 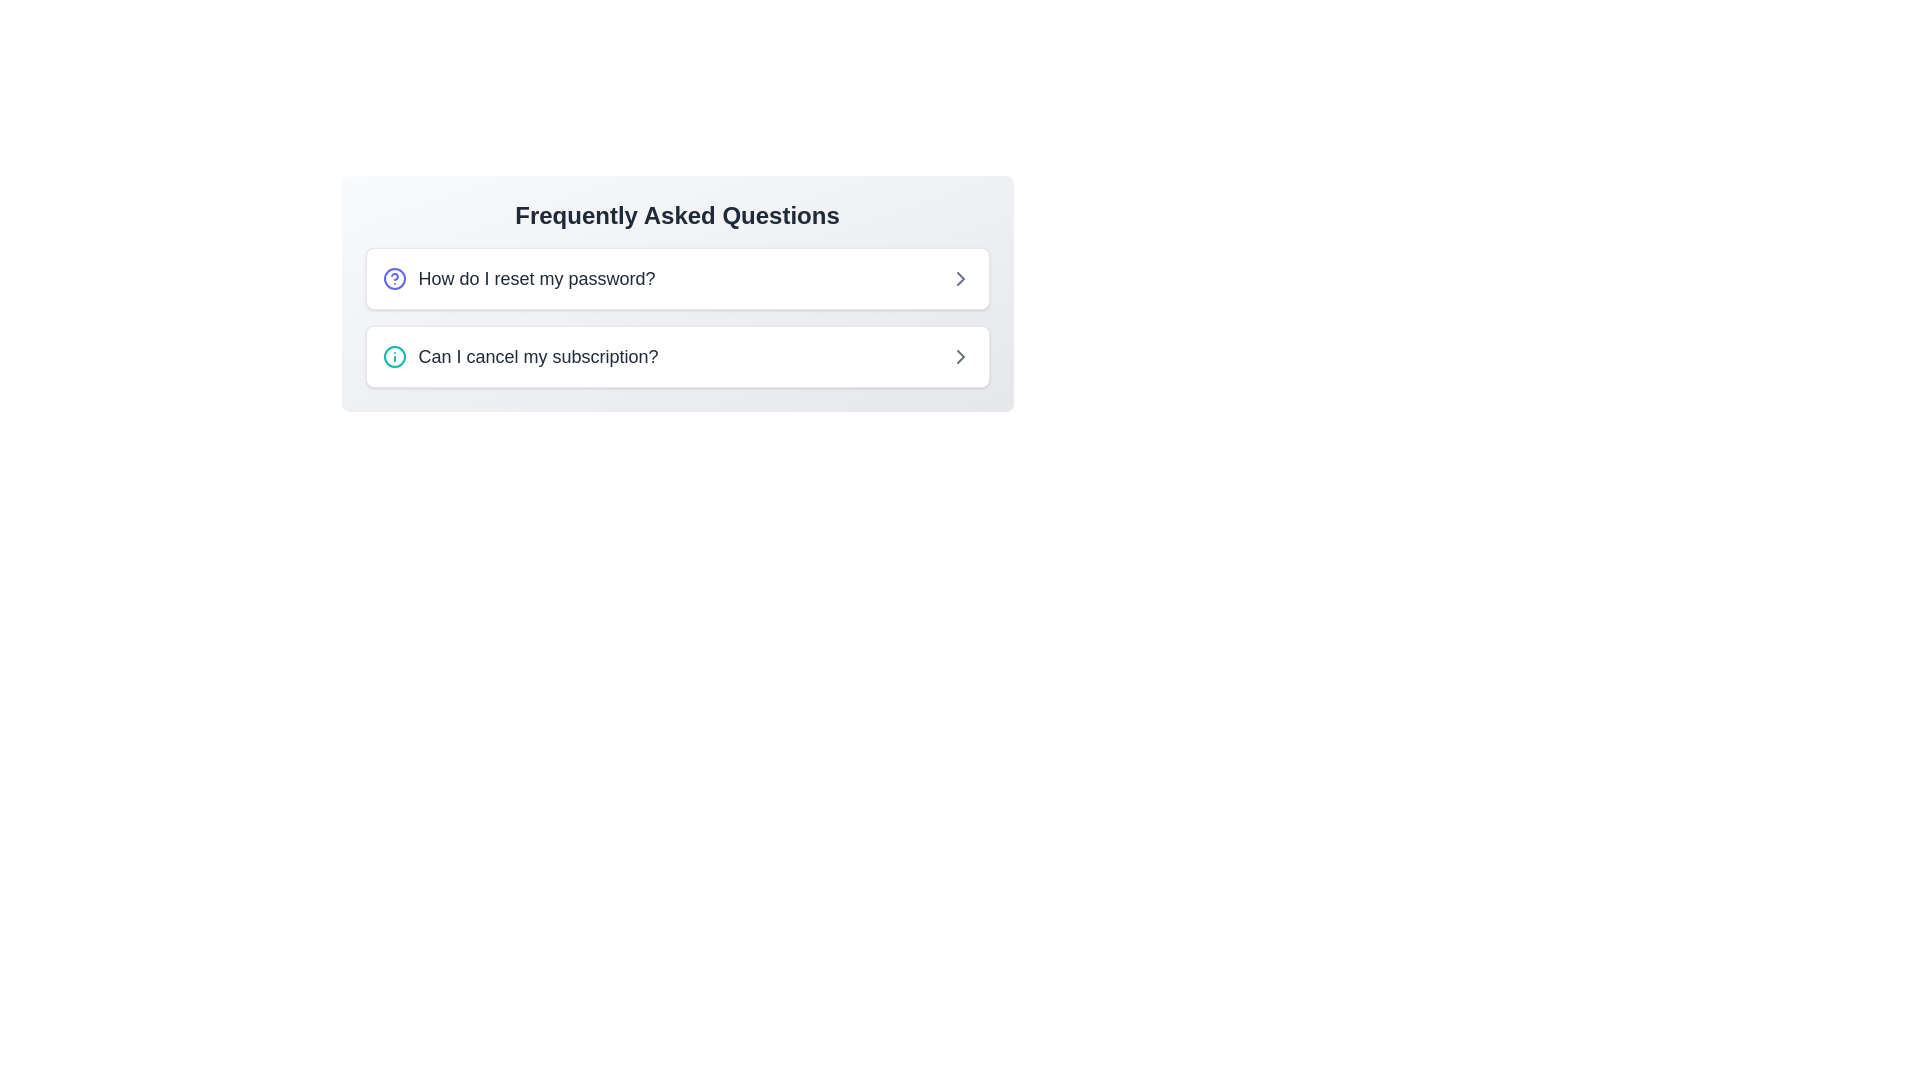 I want to click on the text label that says 'Can I cancel my subscription?' to select the text for copying, so click(x=538, y=356).